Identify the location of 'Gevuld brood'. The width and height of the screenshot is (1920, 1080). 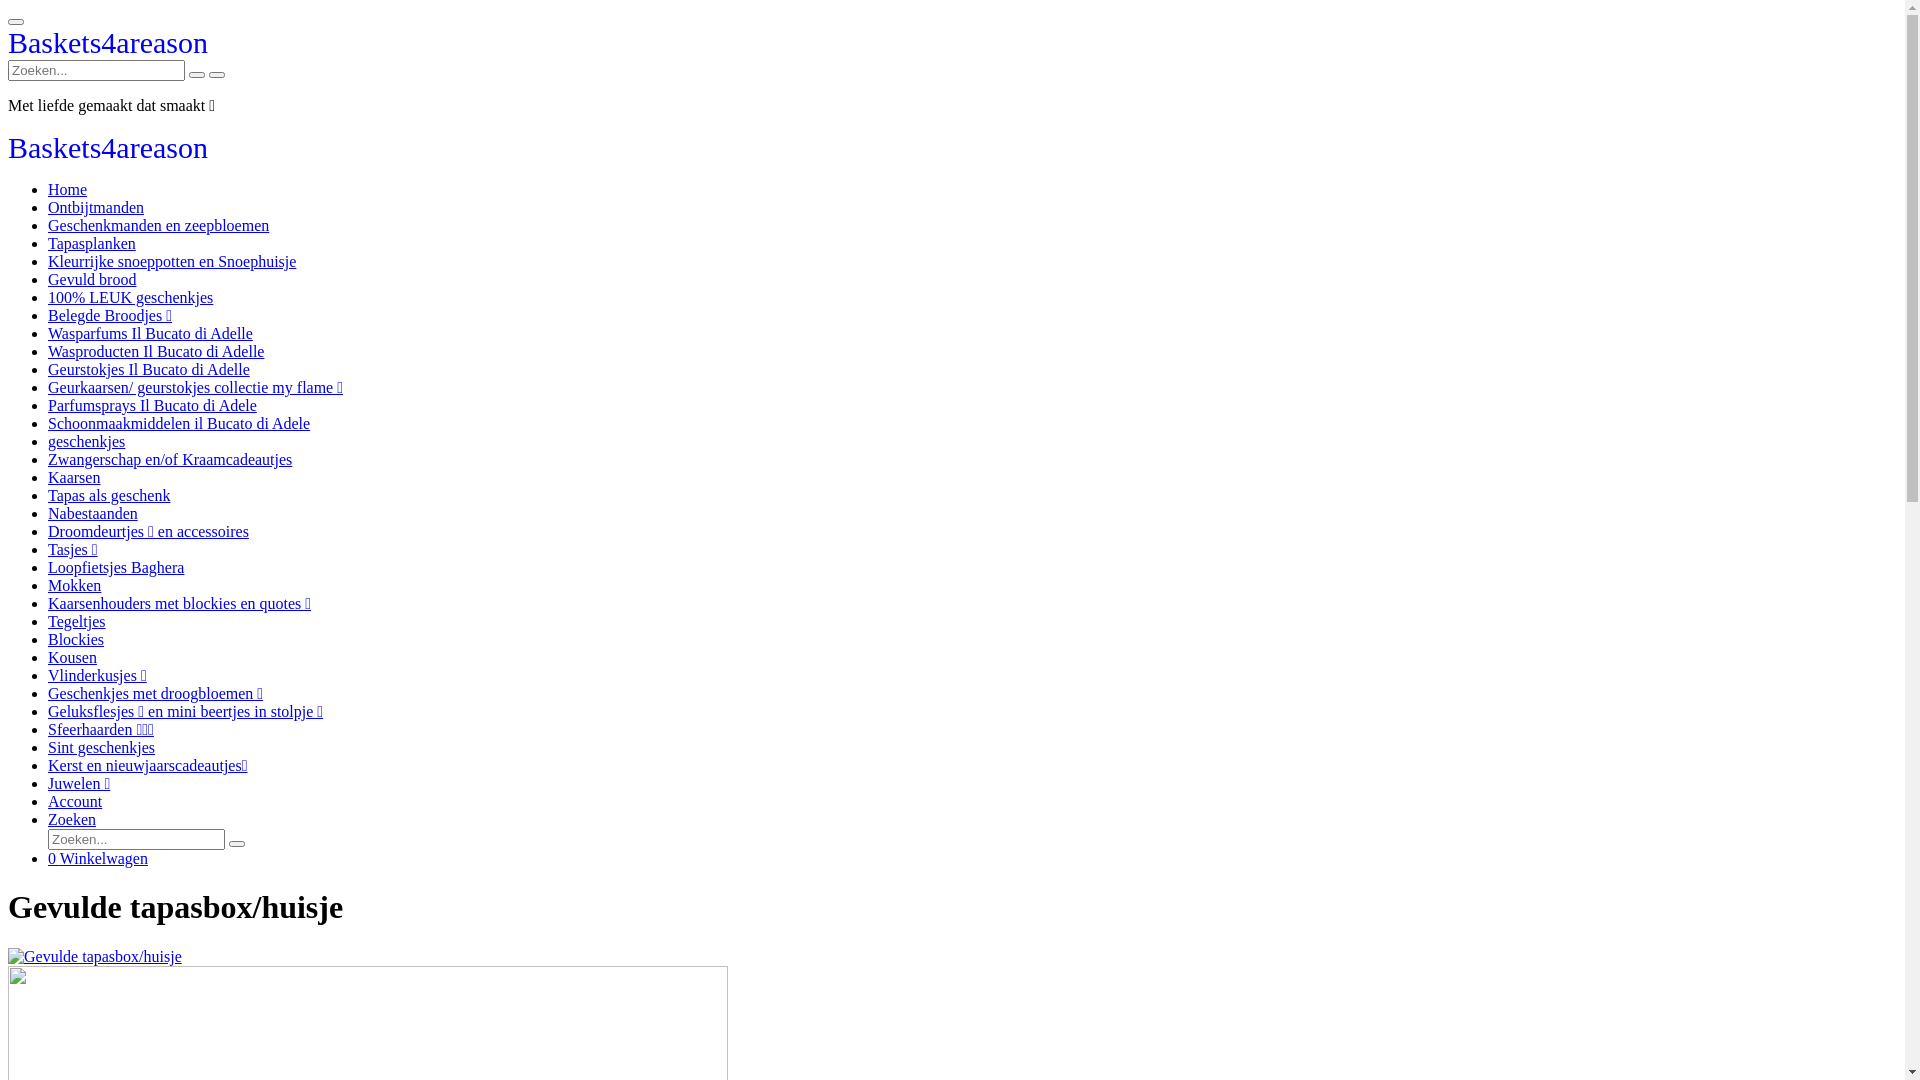
(90, 279).